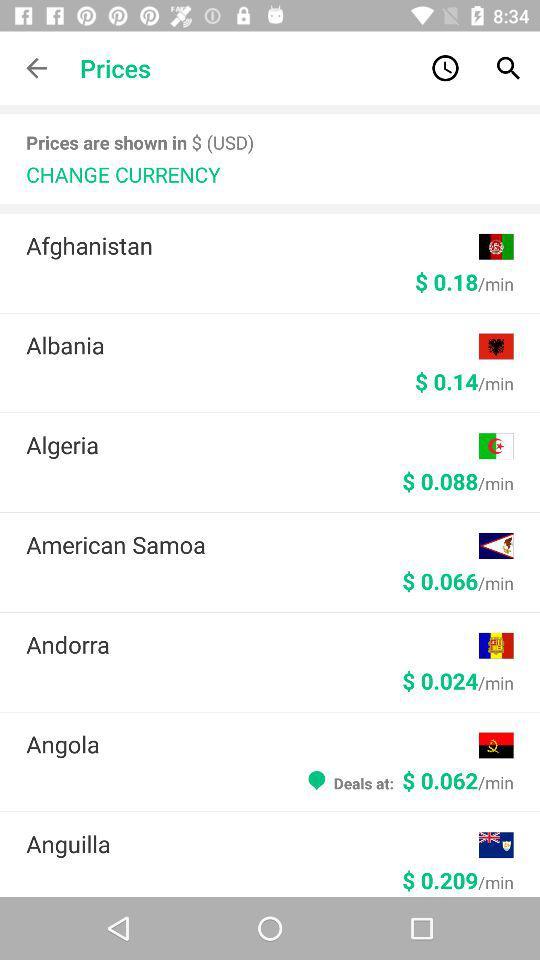 This screenshot has width=540, height=960. What do you see at coordinates (252, 743) in the screenshot?
I see `the angola` at bounding box center [252, 743].